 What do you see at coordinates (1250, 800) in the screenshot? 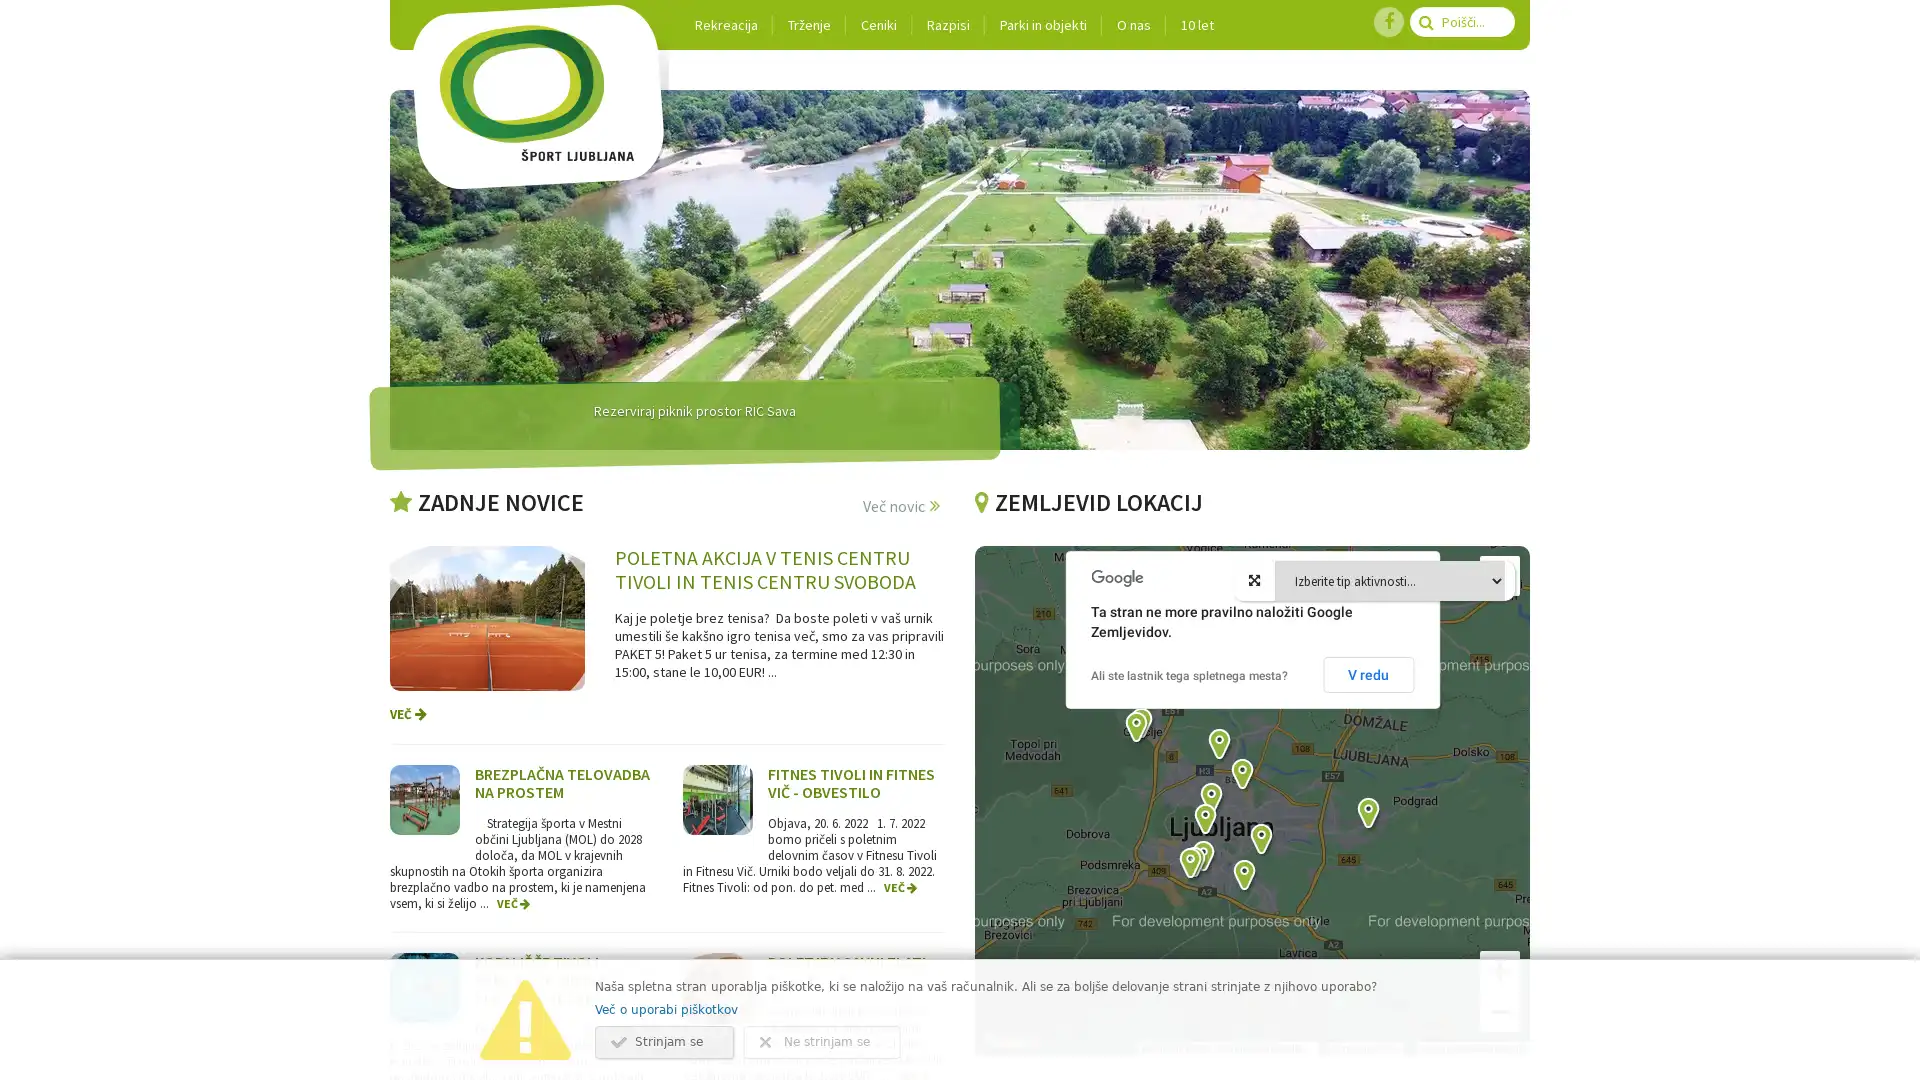
I see `Kako do nas?` at bounding box center [1250, 800].